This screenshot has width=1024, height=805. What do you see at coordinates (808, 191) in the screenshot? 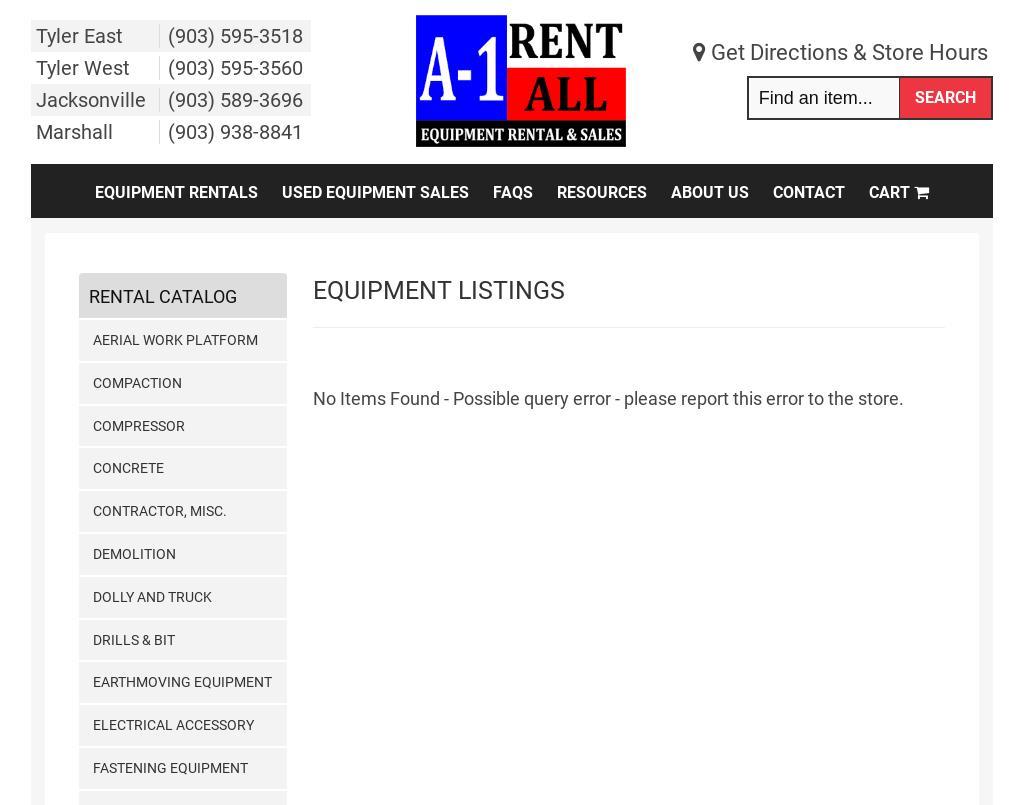
I see `'Contact'` at bounding box center [808, 191].